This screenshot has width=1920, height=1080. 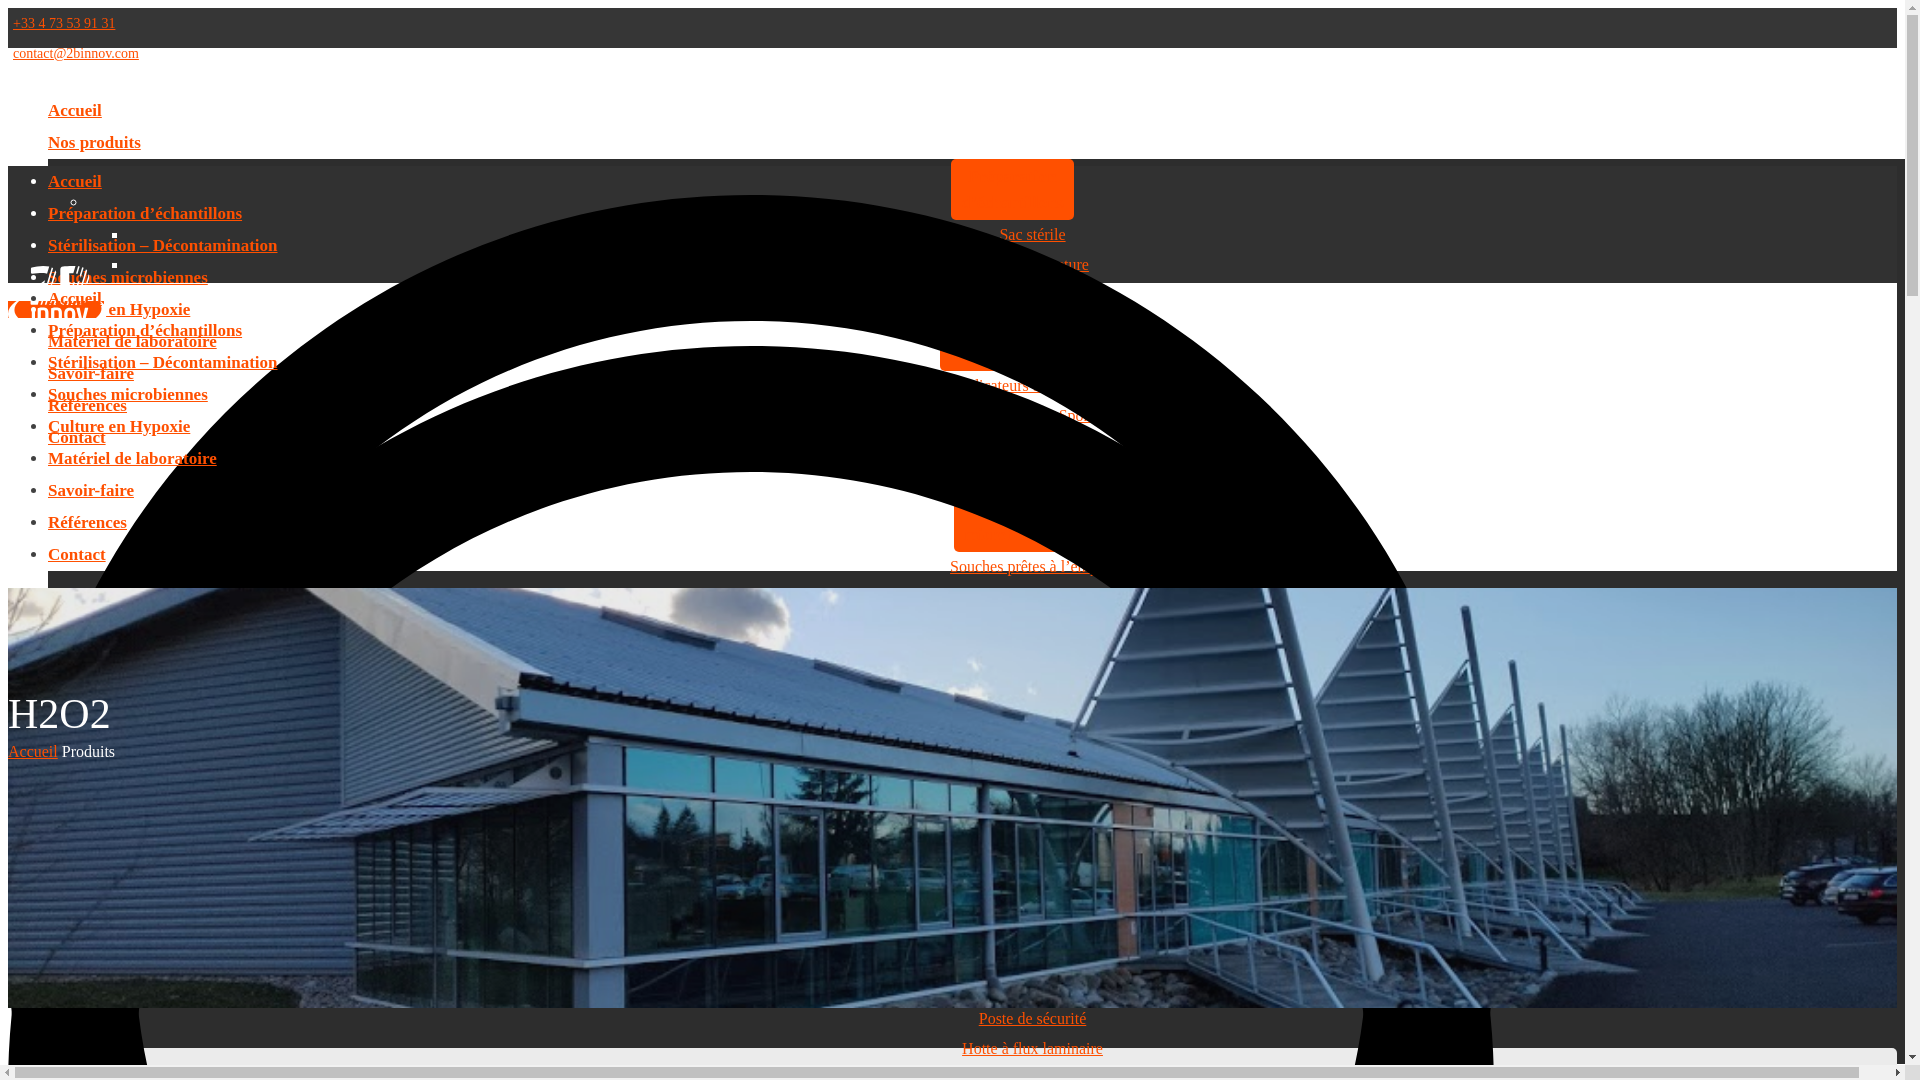 What do you see at coordinates (76, 52) in the screenshot?
I see `'contact@2binnov.com'` at bounding box center [76, 52].